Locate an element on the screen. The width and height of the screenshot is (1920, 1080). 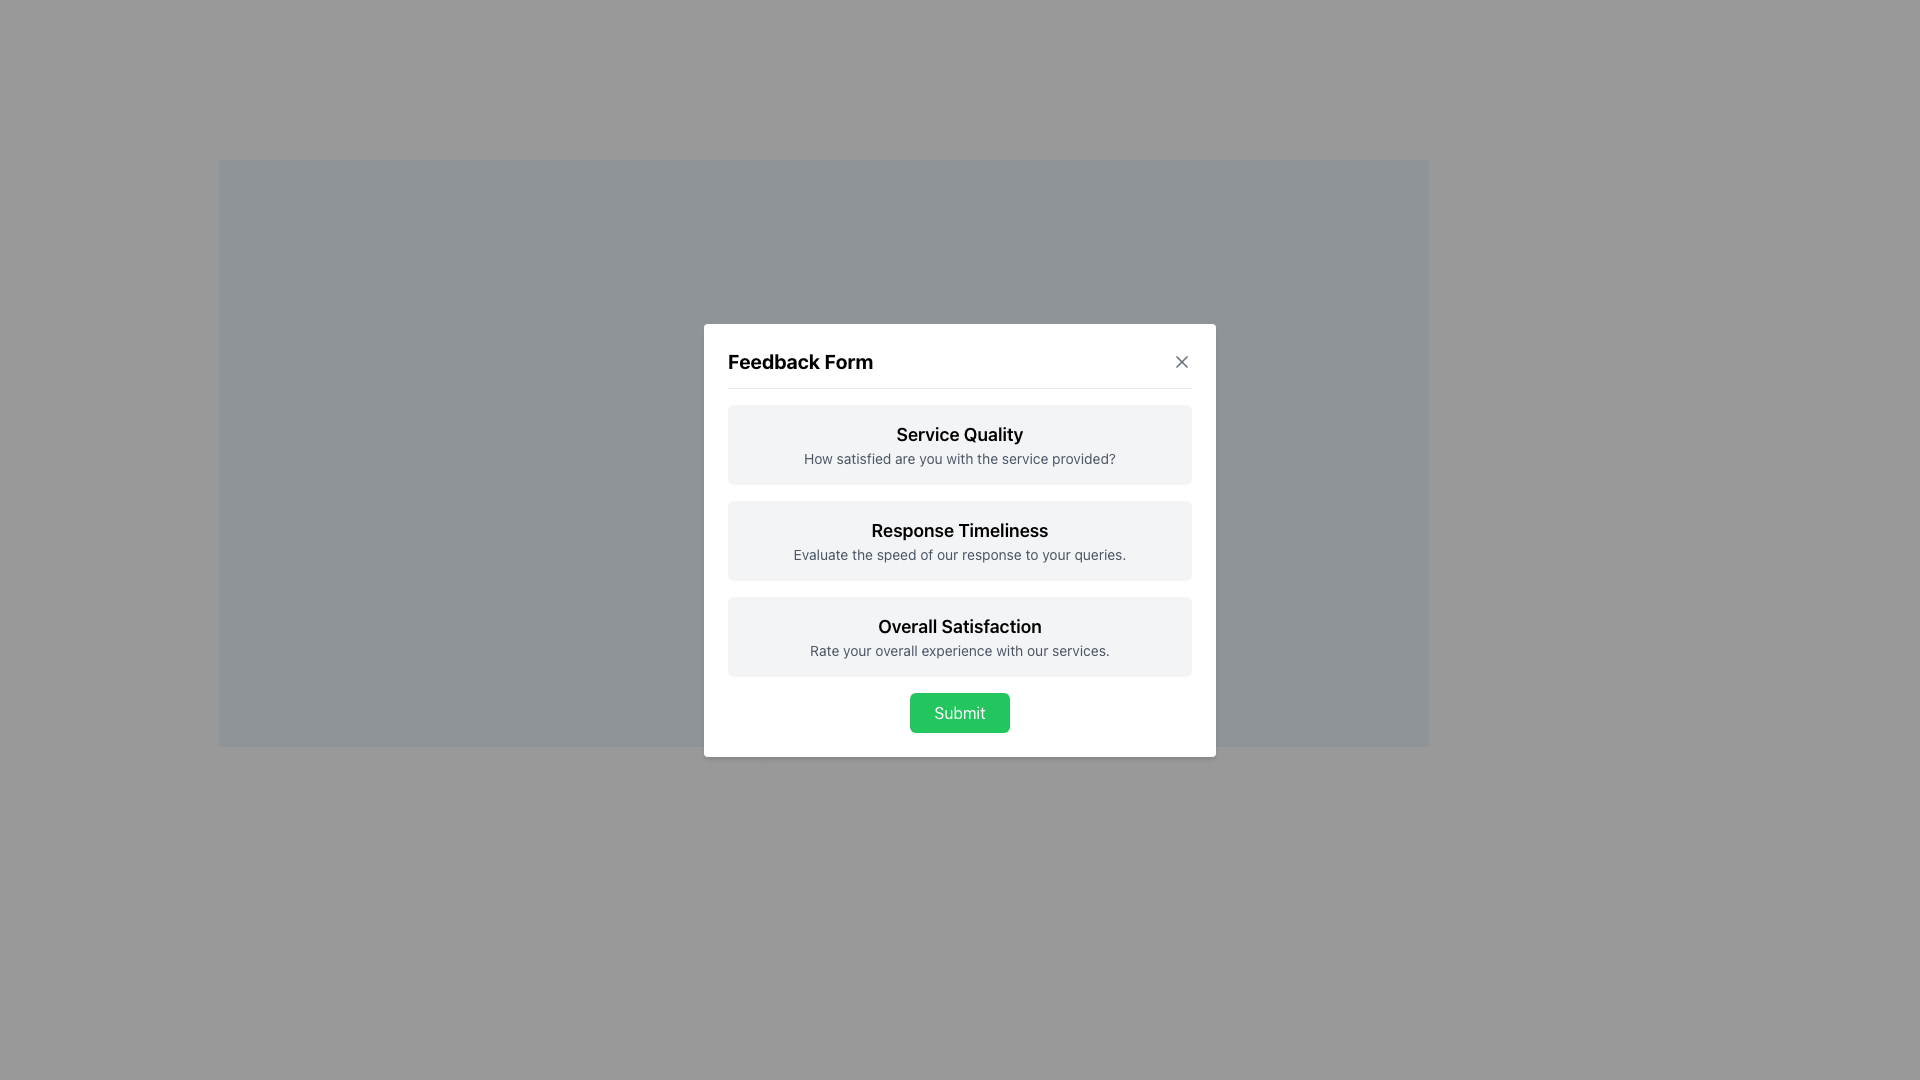
the submit button located at the bottom-center of the 'Feedback Form' modal to change its background color is located at coordinates (960, 711).